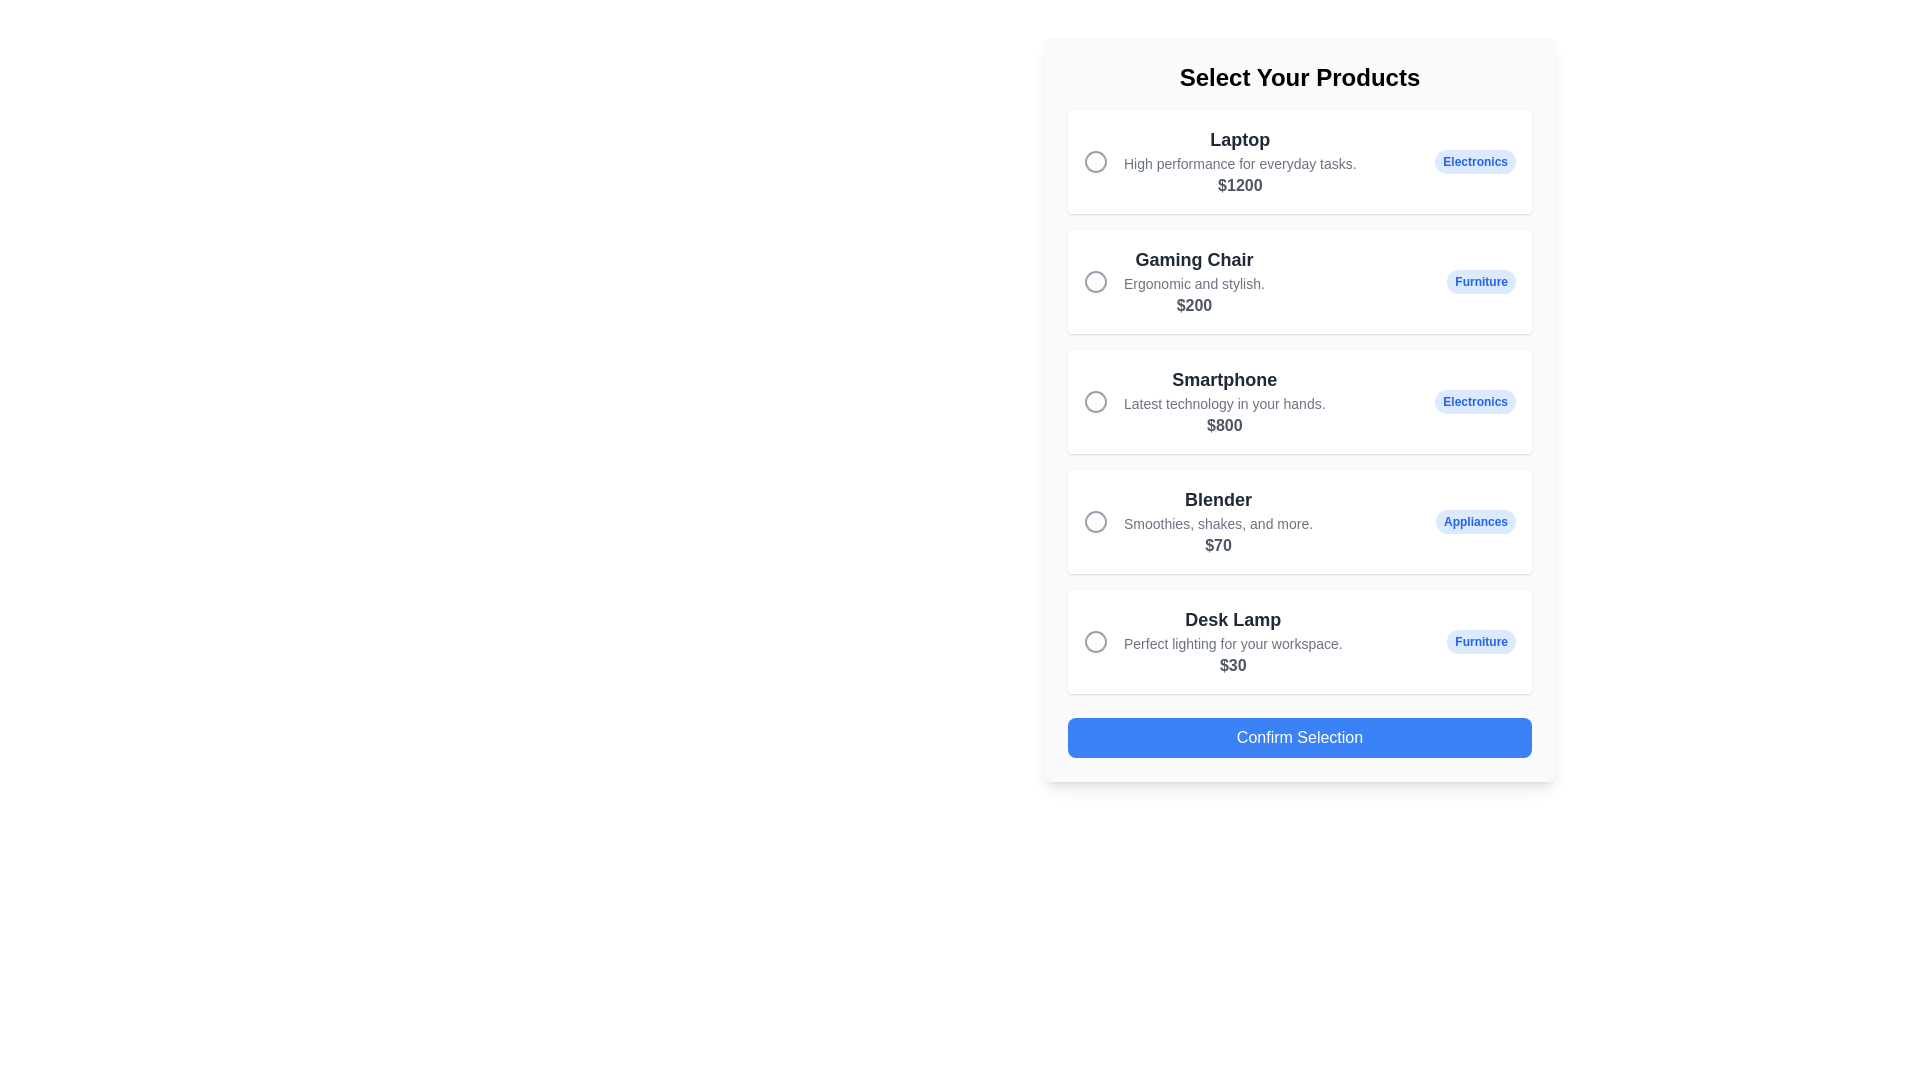 The width and height of the screenshot is (1920, 1080). Describe the element at coordinates (1232, 619) in the screenshot. I see `static text element displaying 'Desk Lamp' which is prominently styled at the top of the fifth product panel in the list` at that location.